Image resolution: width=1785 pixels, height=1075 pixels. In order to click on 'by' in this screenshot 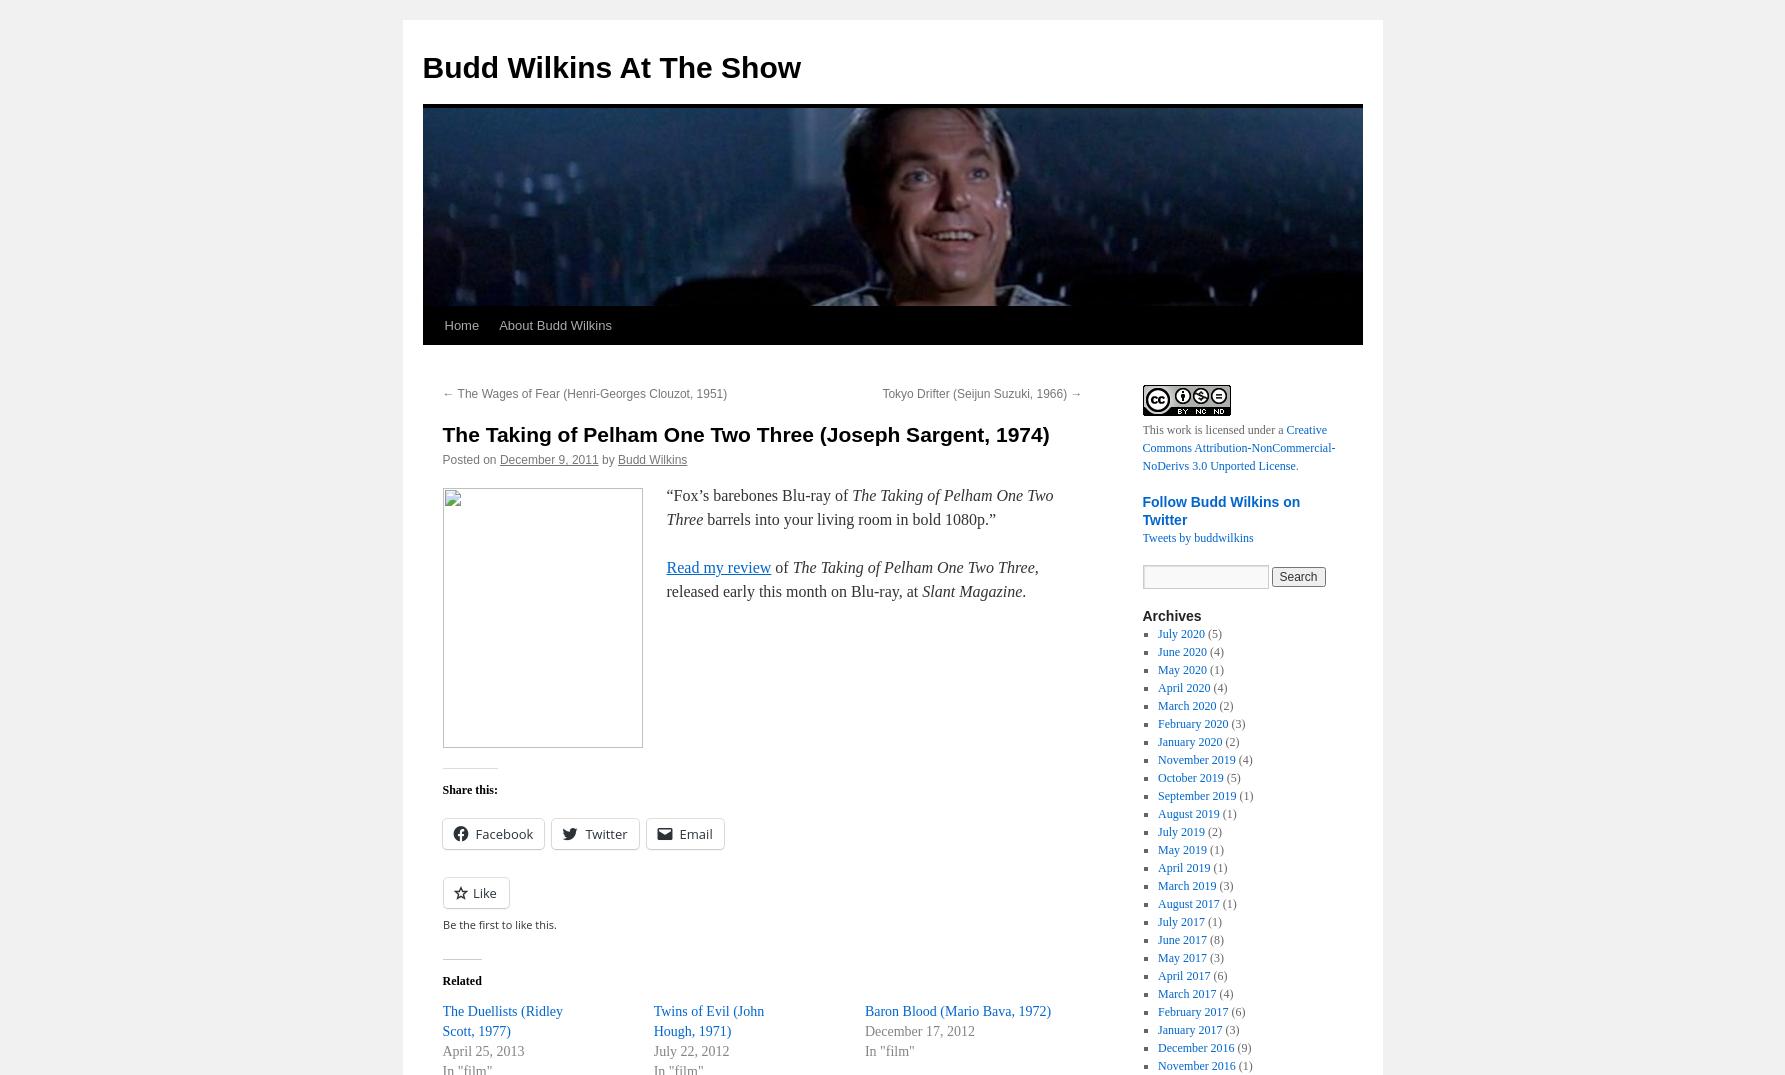, I will do `click(607, 459)`.